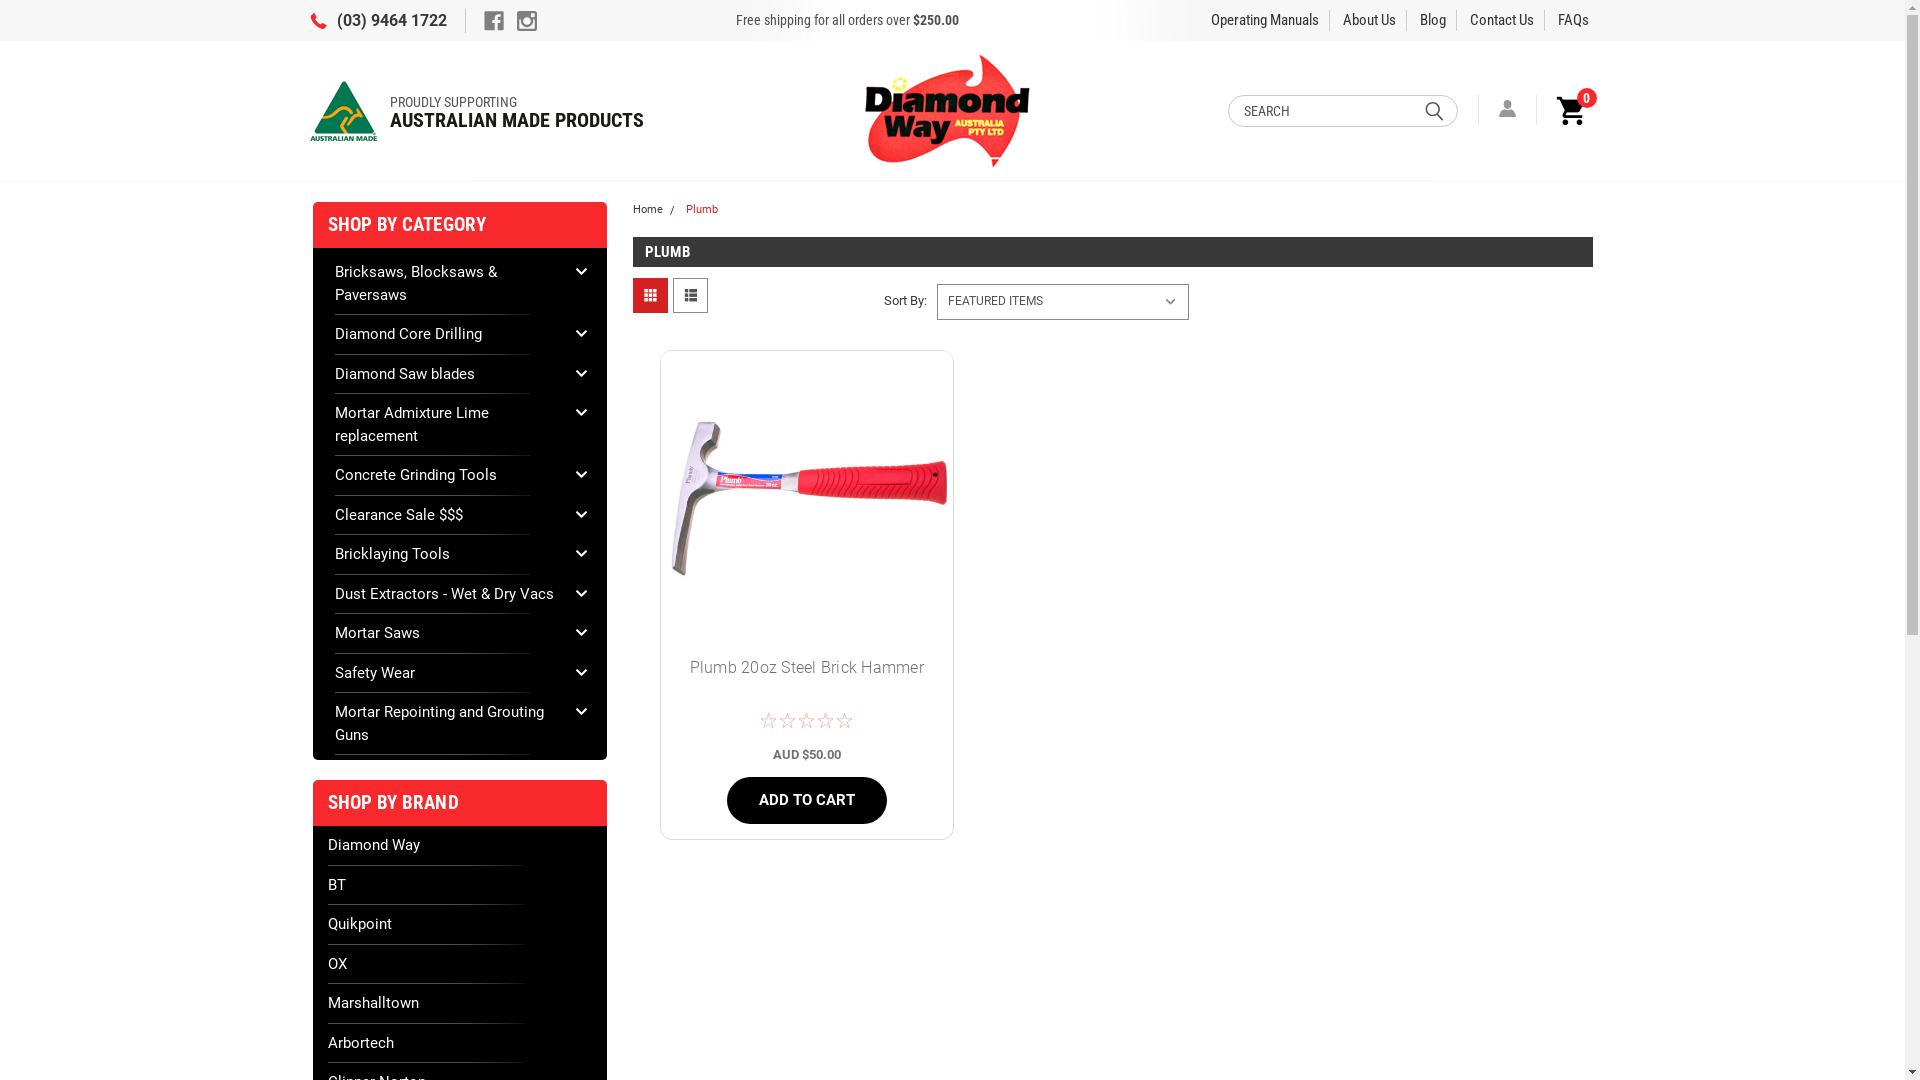  Describe the element at coordinates (459, 884) in the screenshot. I see `'BT'` at that location.